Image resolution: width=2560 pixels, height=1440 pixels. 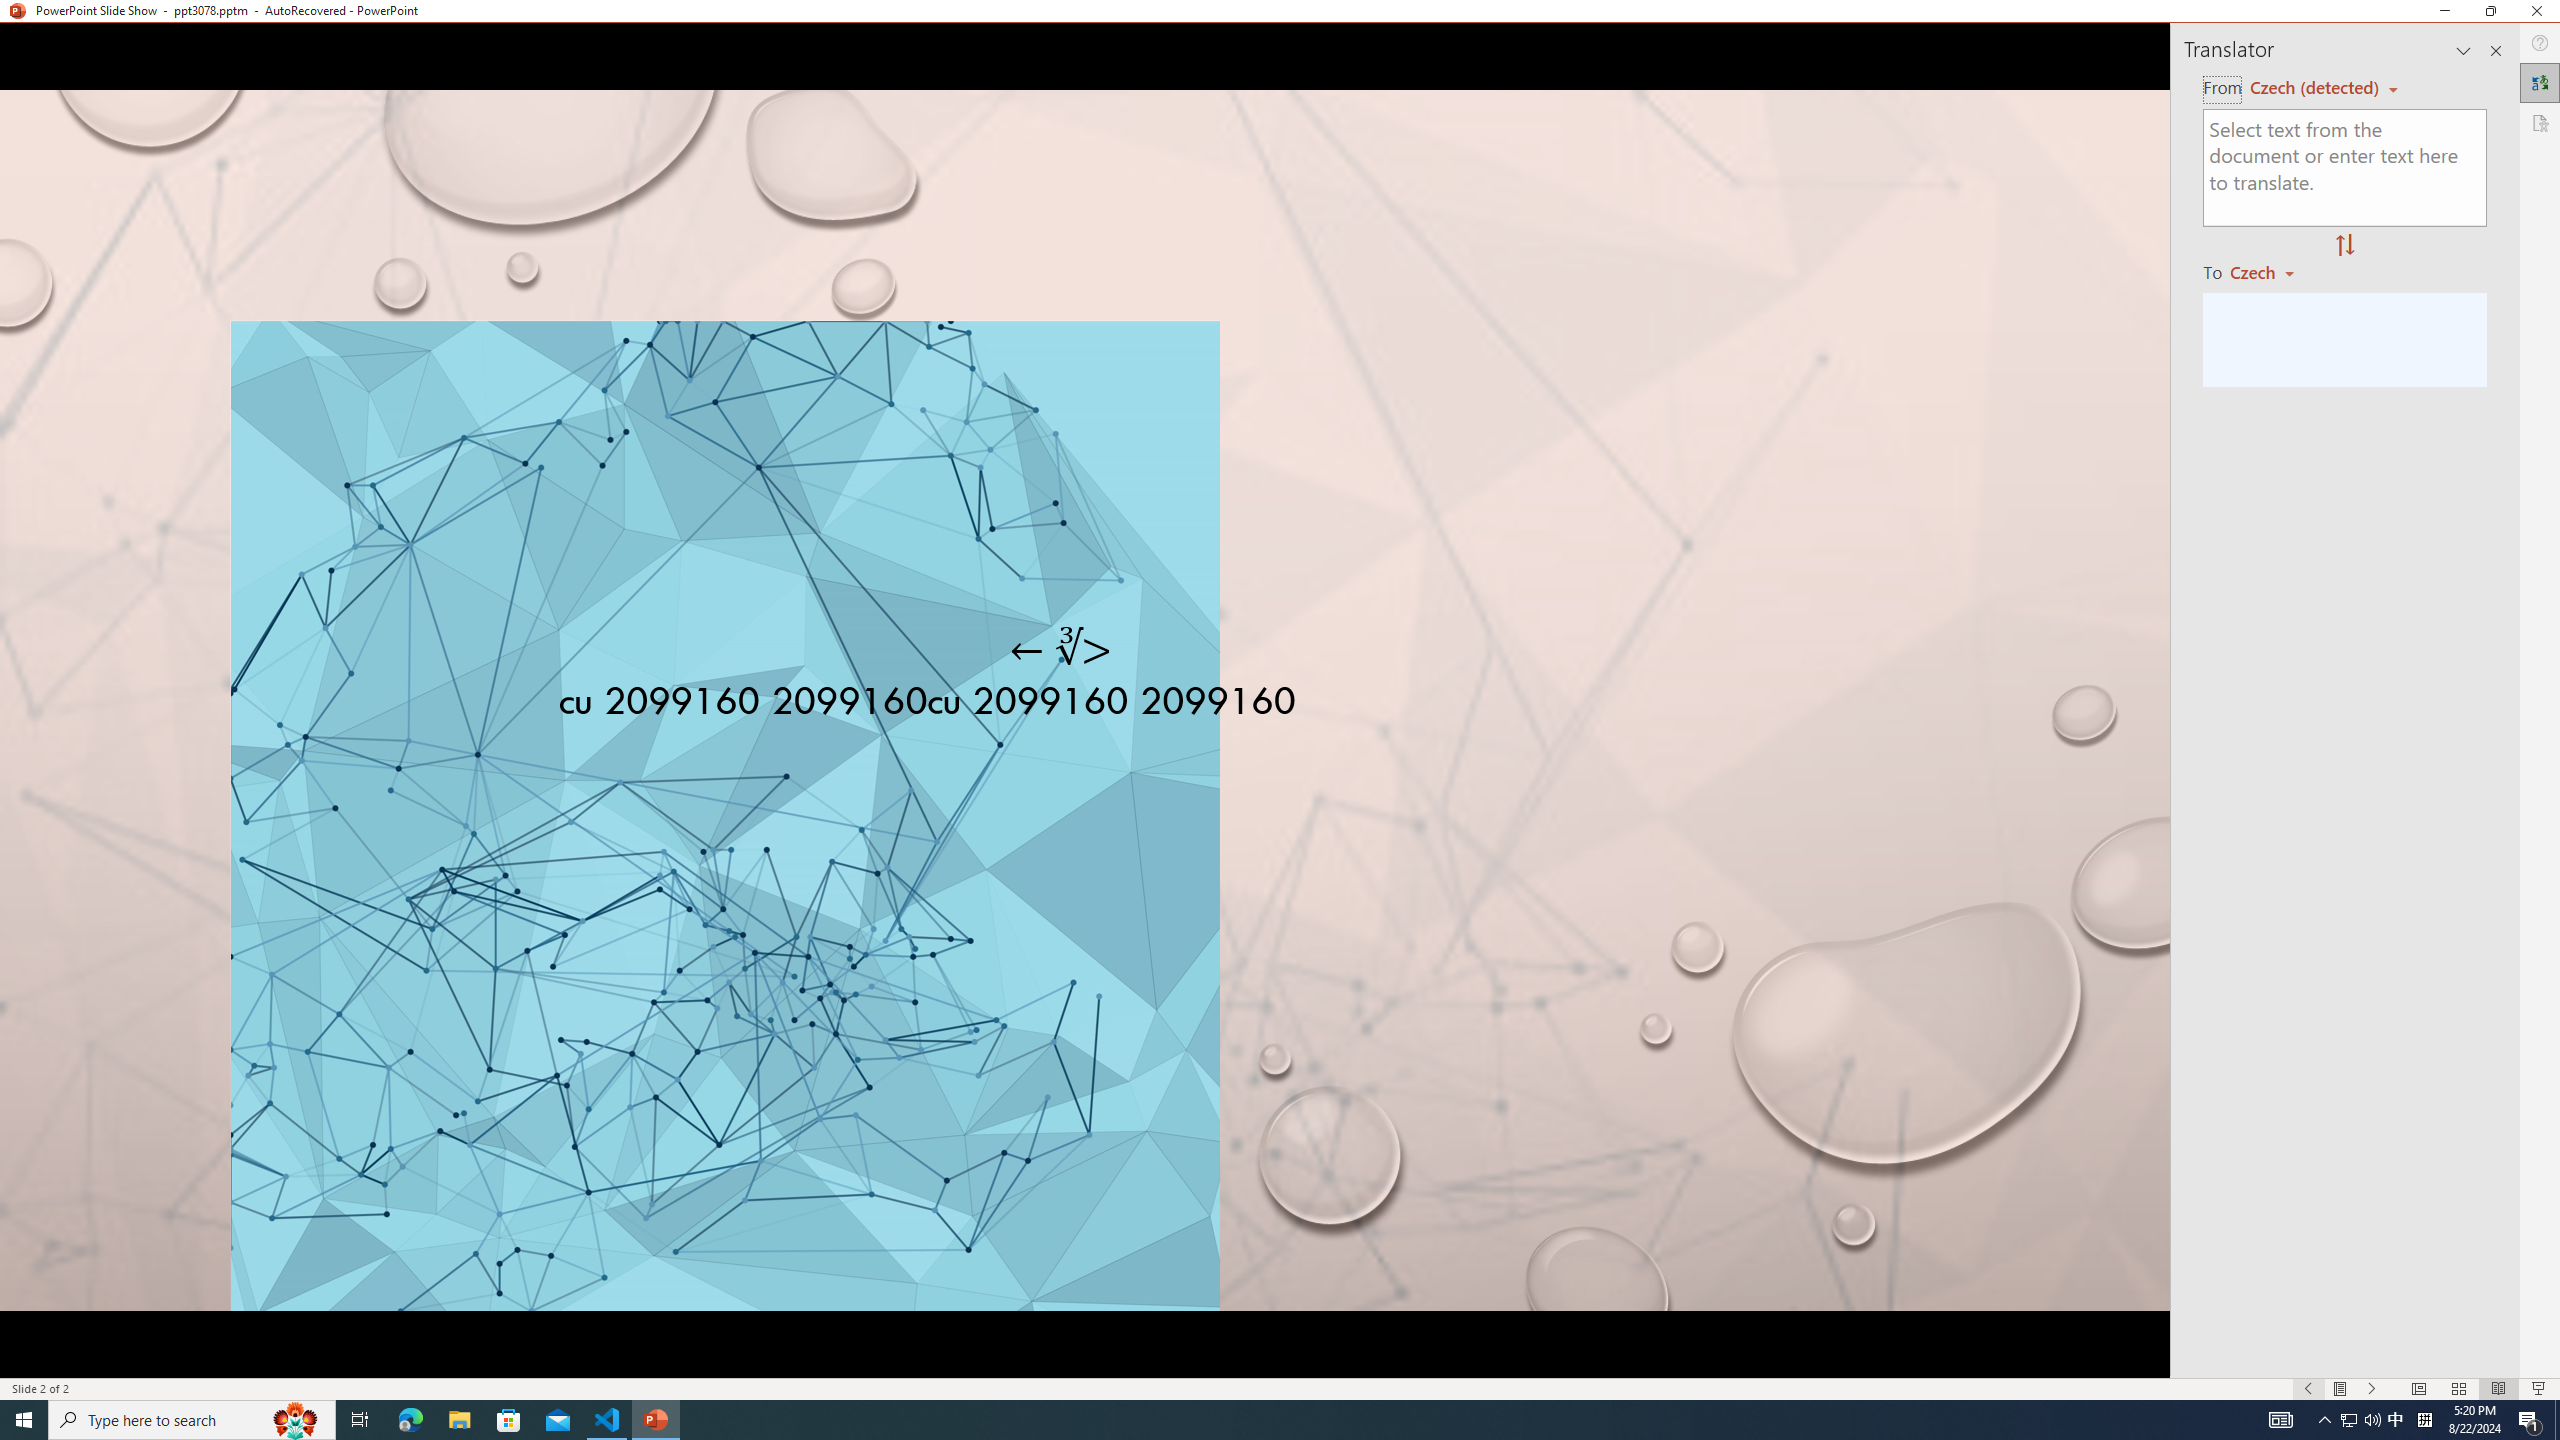 What do you see at coordinates (2372, 1389) in the screenshot?
I see `'Slide Show Next On'` at bounding box center [2372, 1389].